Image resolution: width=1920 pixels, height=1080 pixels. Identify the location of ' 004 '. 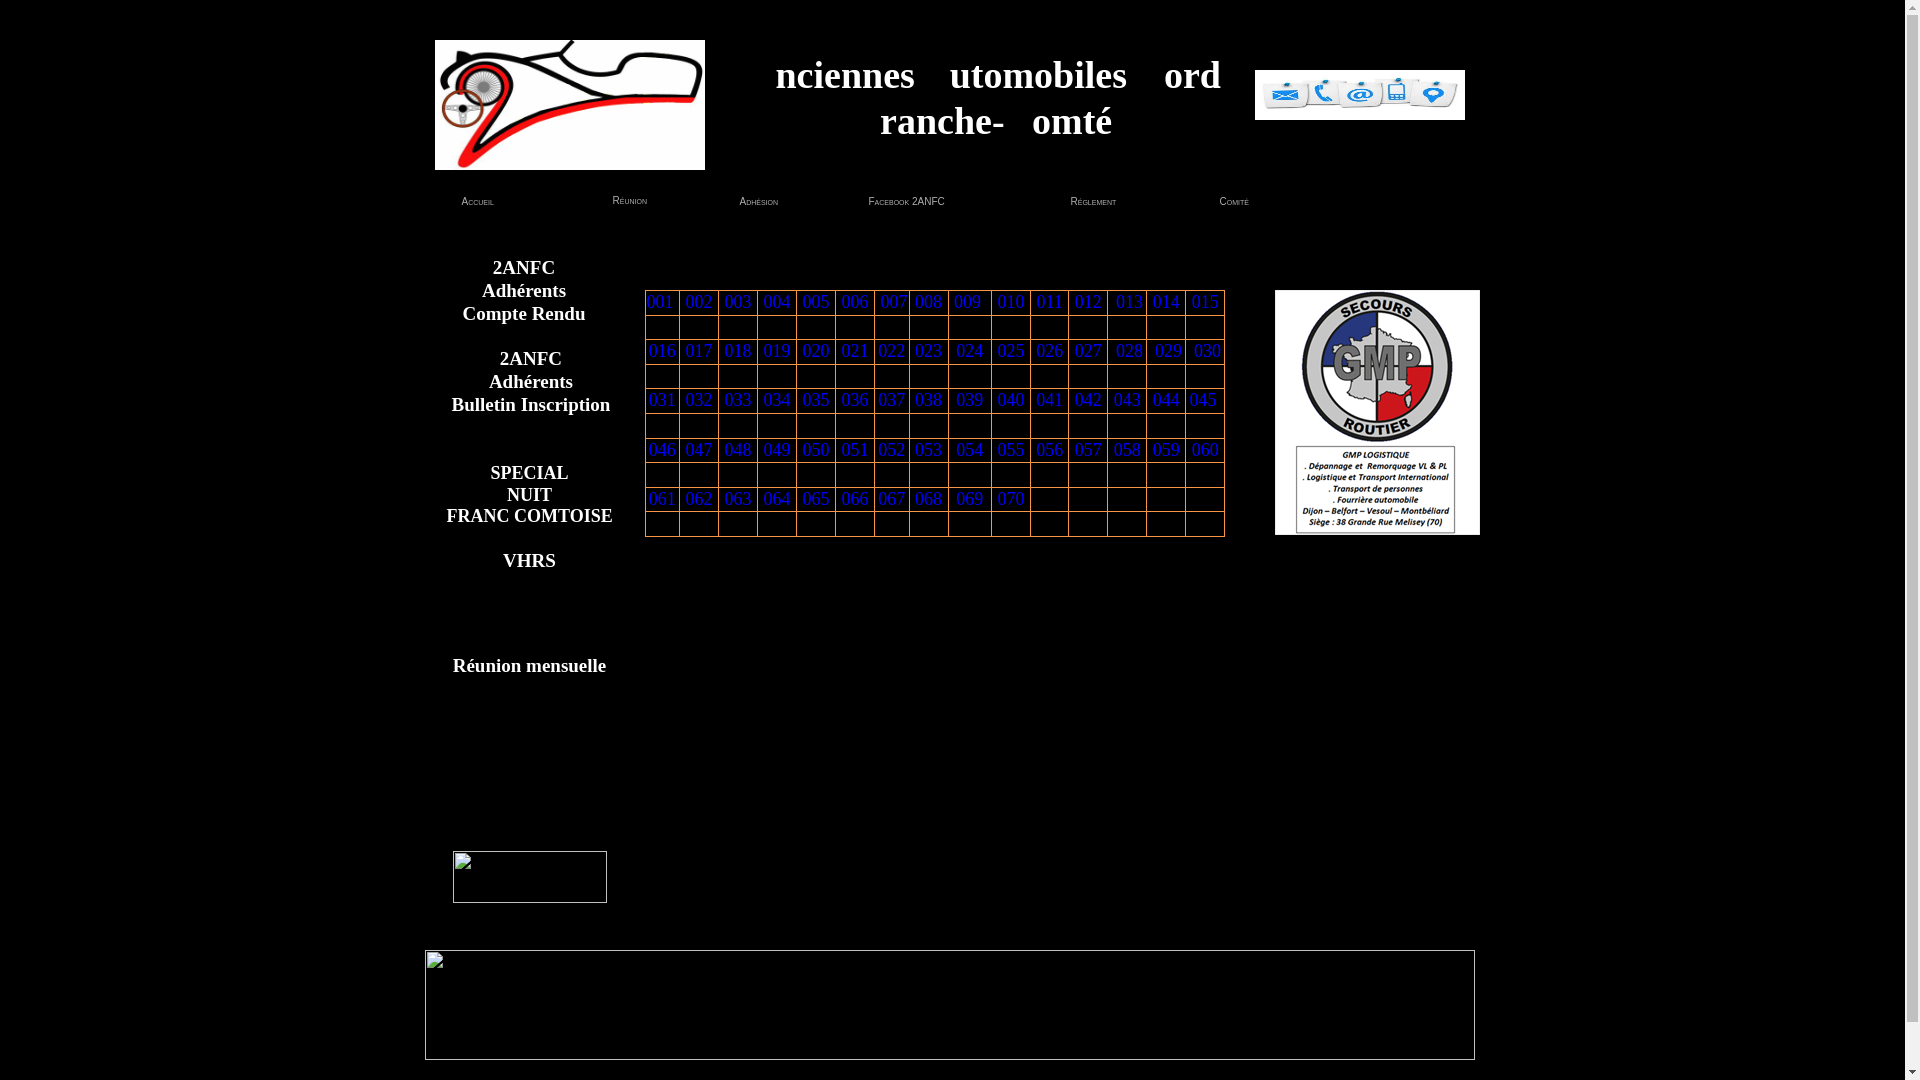
(776, 301).